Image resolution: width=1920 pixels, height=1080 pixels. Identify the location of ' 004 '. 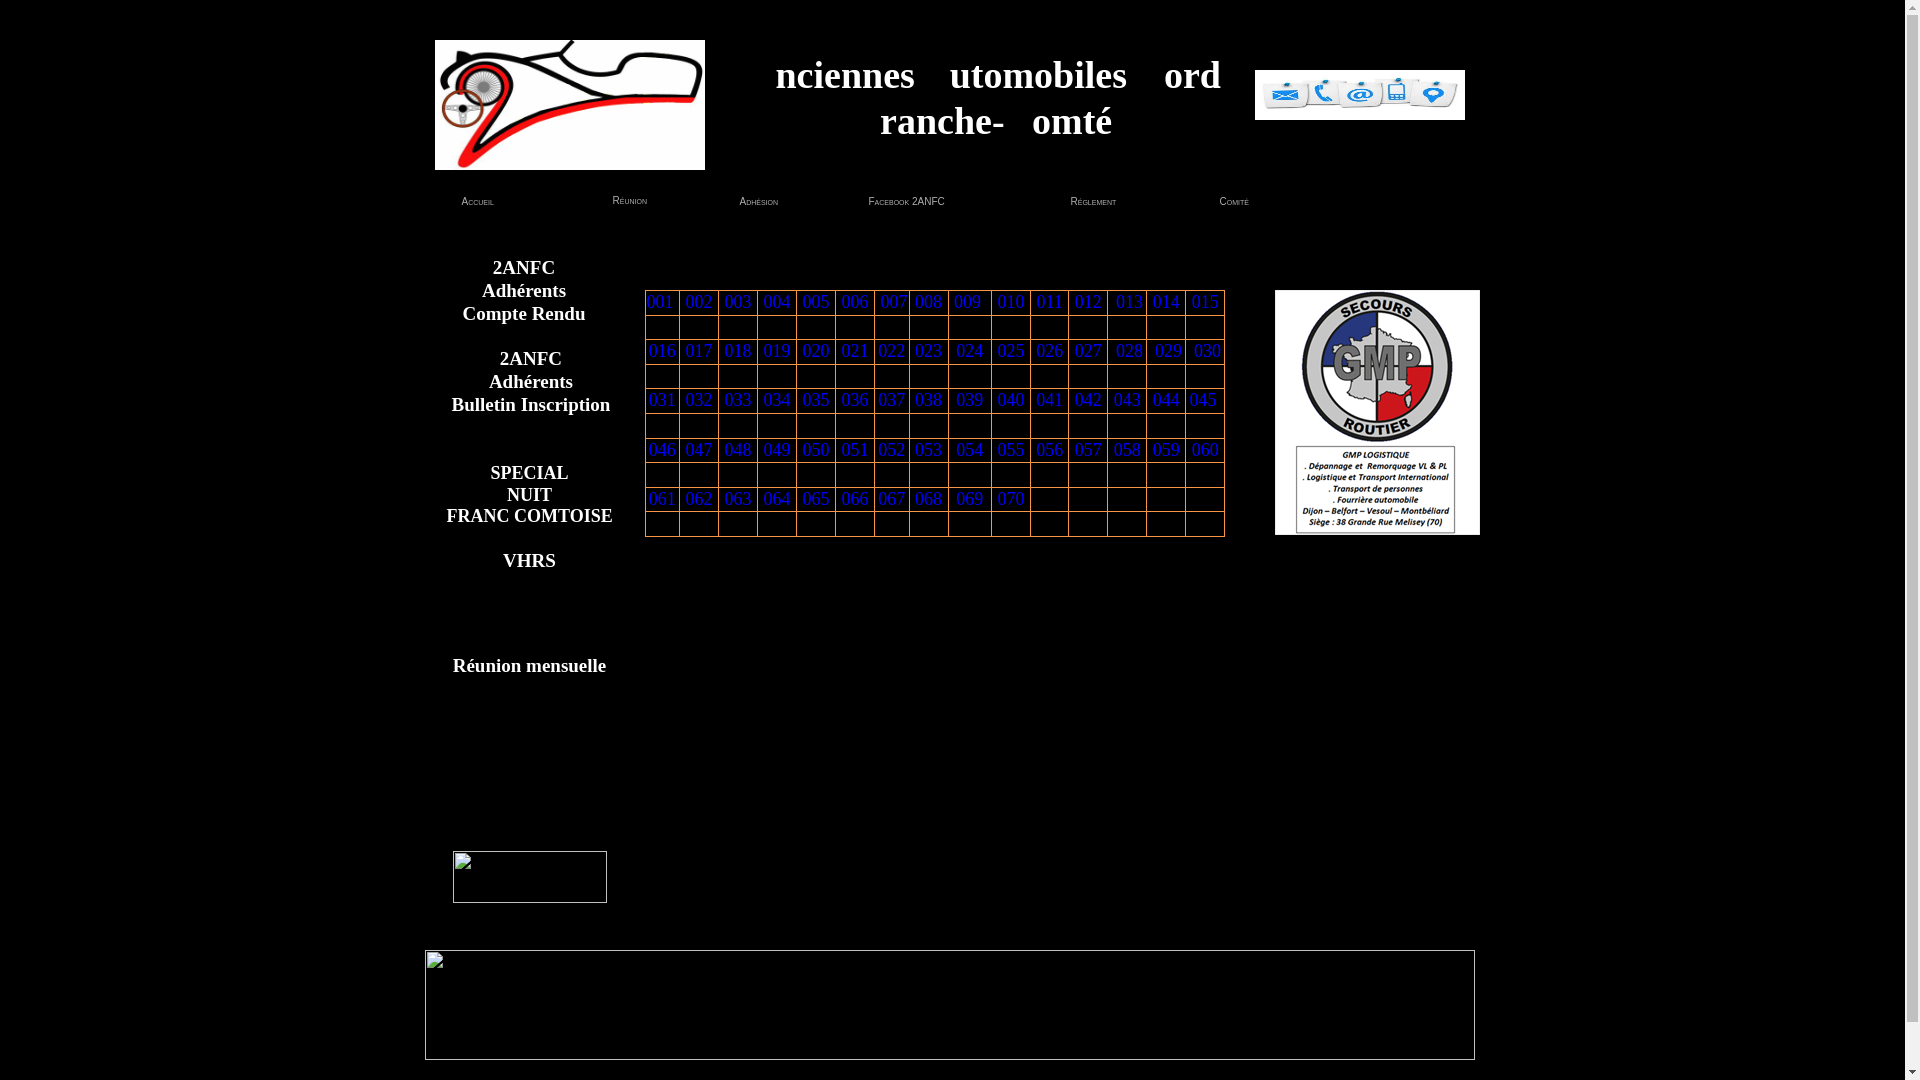
(776, 301).